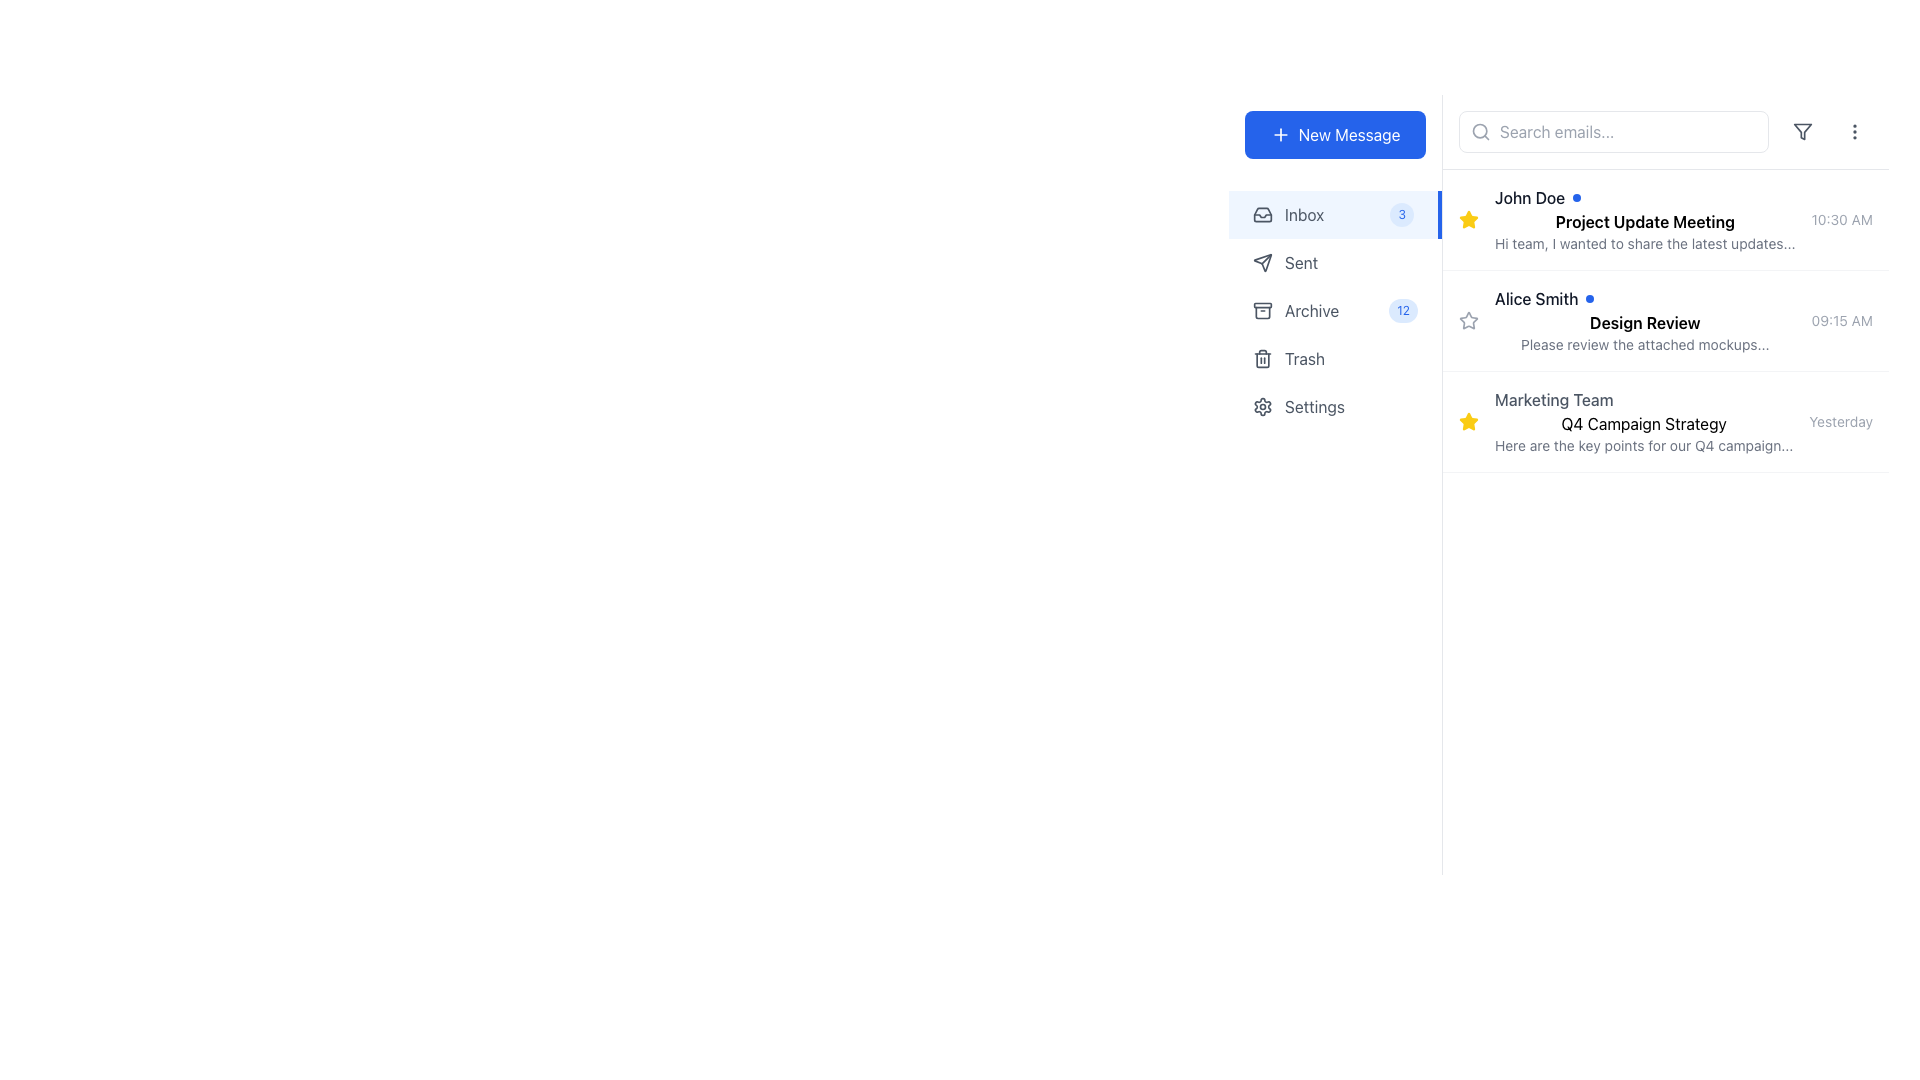 The height and width of the screenshot is (1080, 1920). Describe the element at coordinates (1335, 215) in the screenshot. I see `the first item in the vertical list within the side menu` at that location.